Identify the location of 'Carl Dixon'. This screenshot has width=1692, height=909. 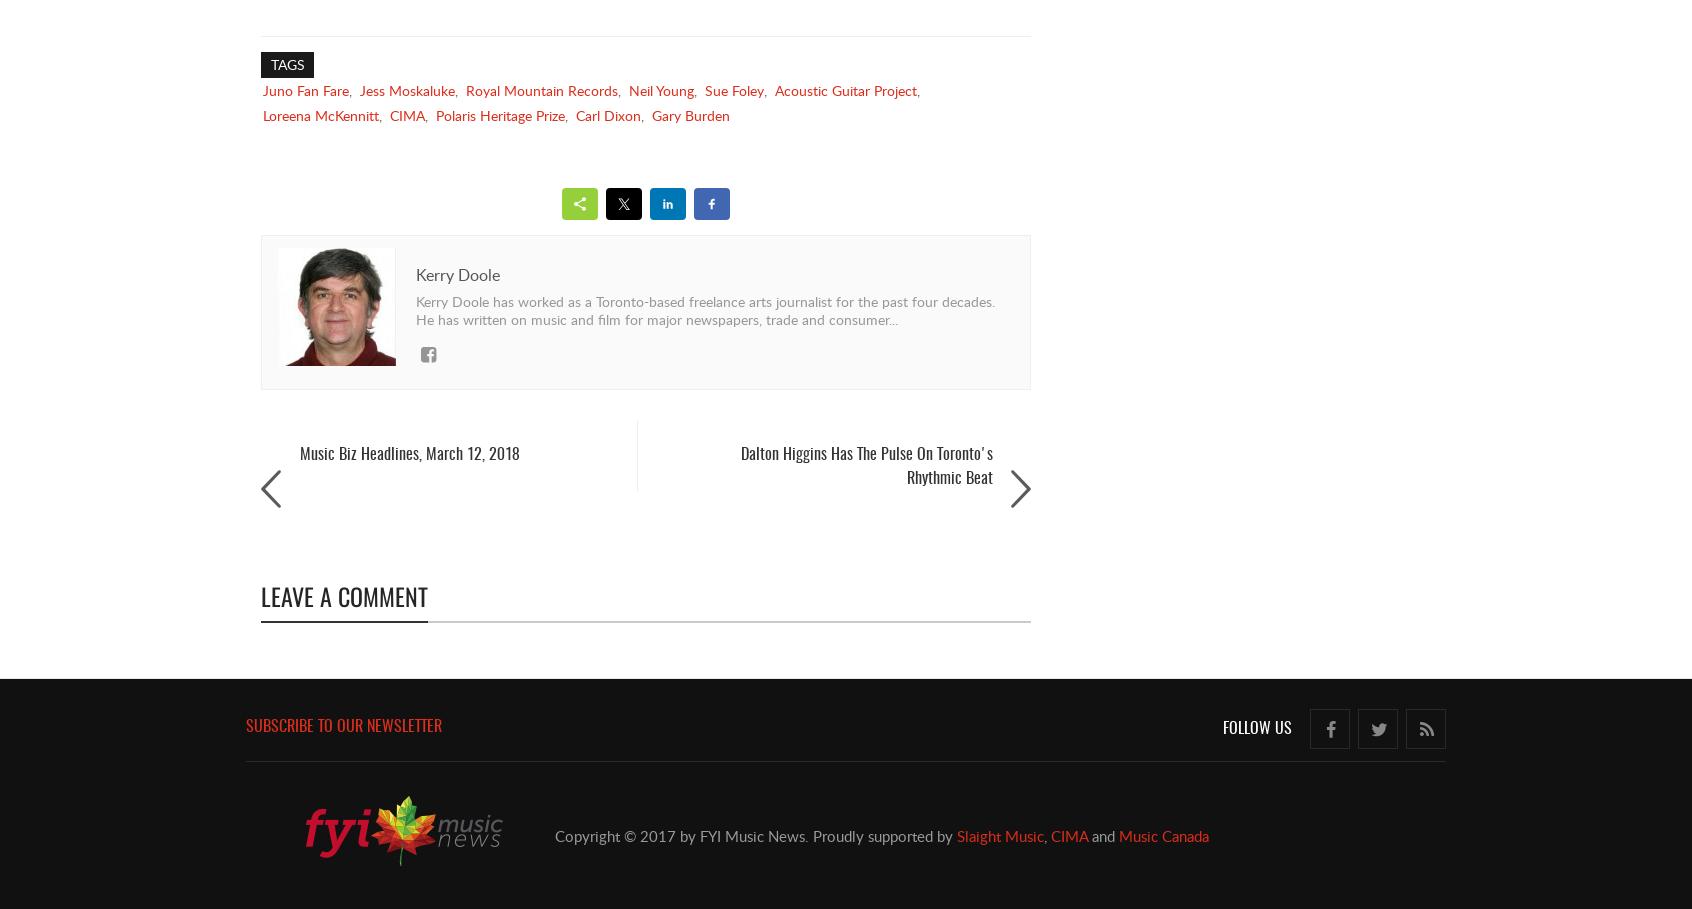
(607, 115).